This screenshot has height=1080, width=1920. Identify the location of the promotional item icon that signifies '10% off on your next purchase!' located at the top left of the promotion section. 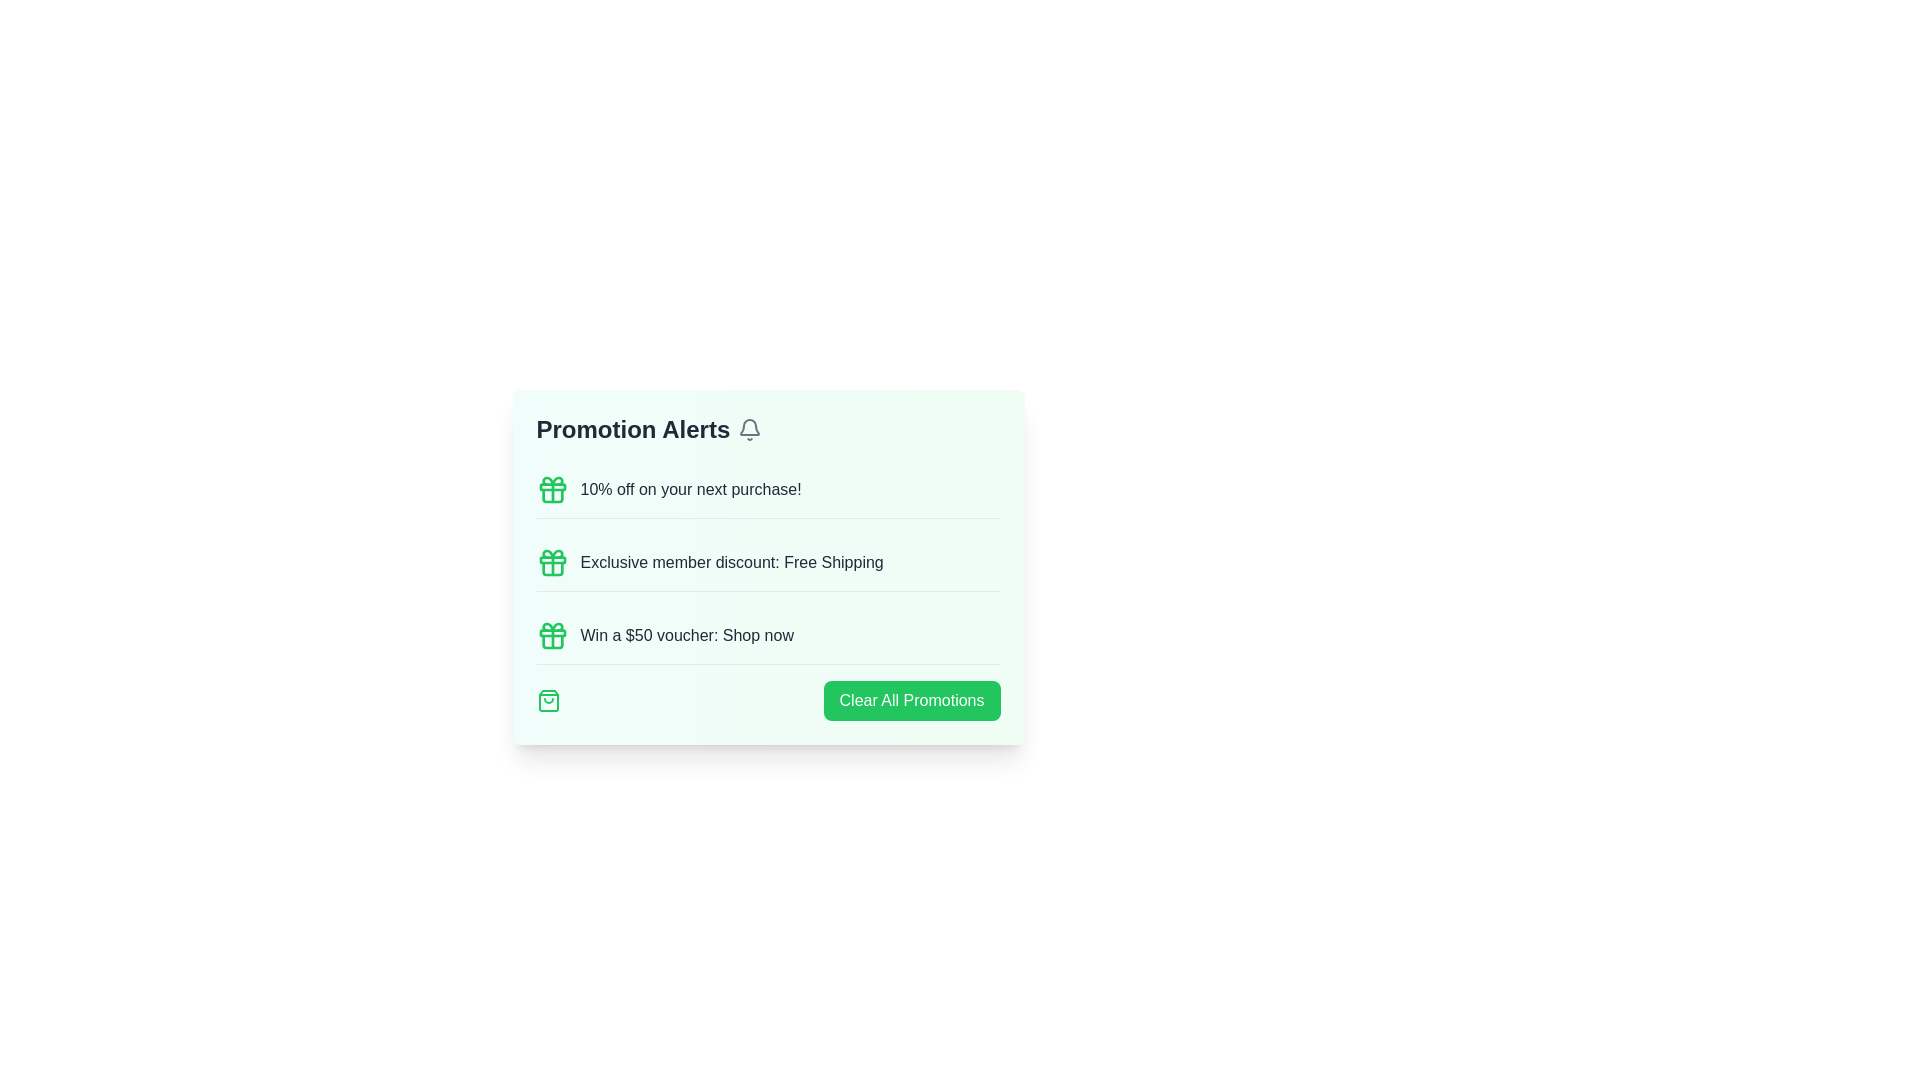
(552, 489).